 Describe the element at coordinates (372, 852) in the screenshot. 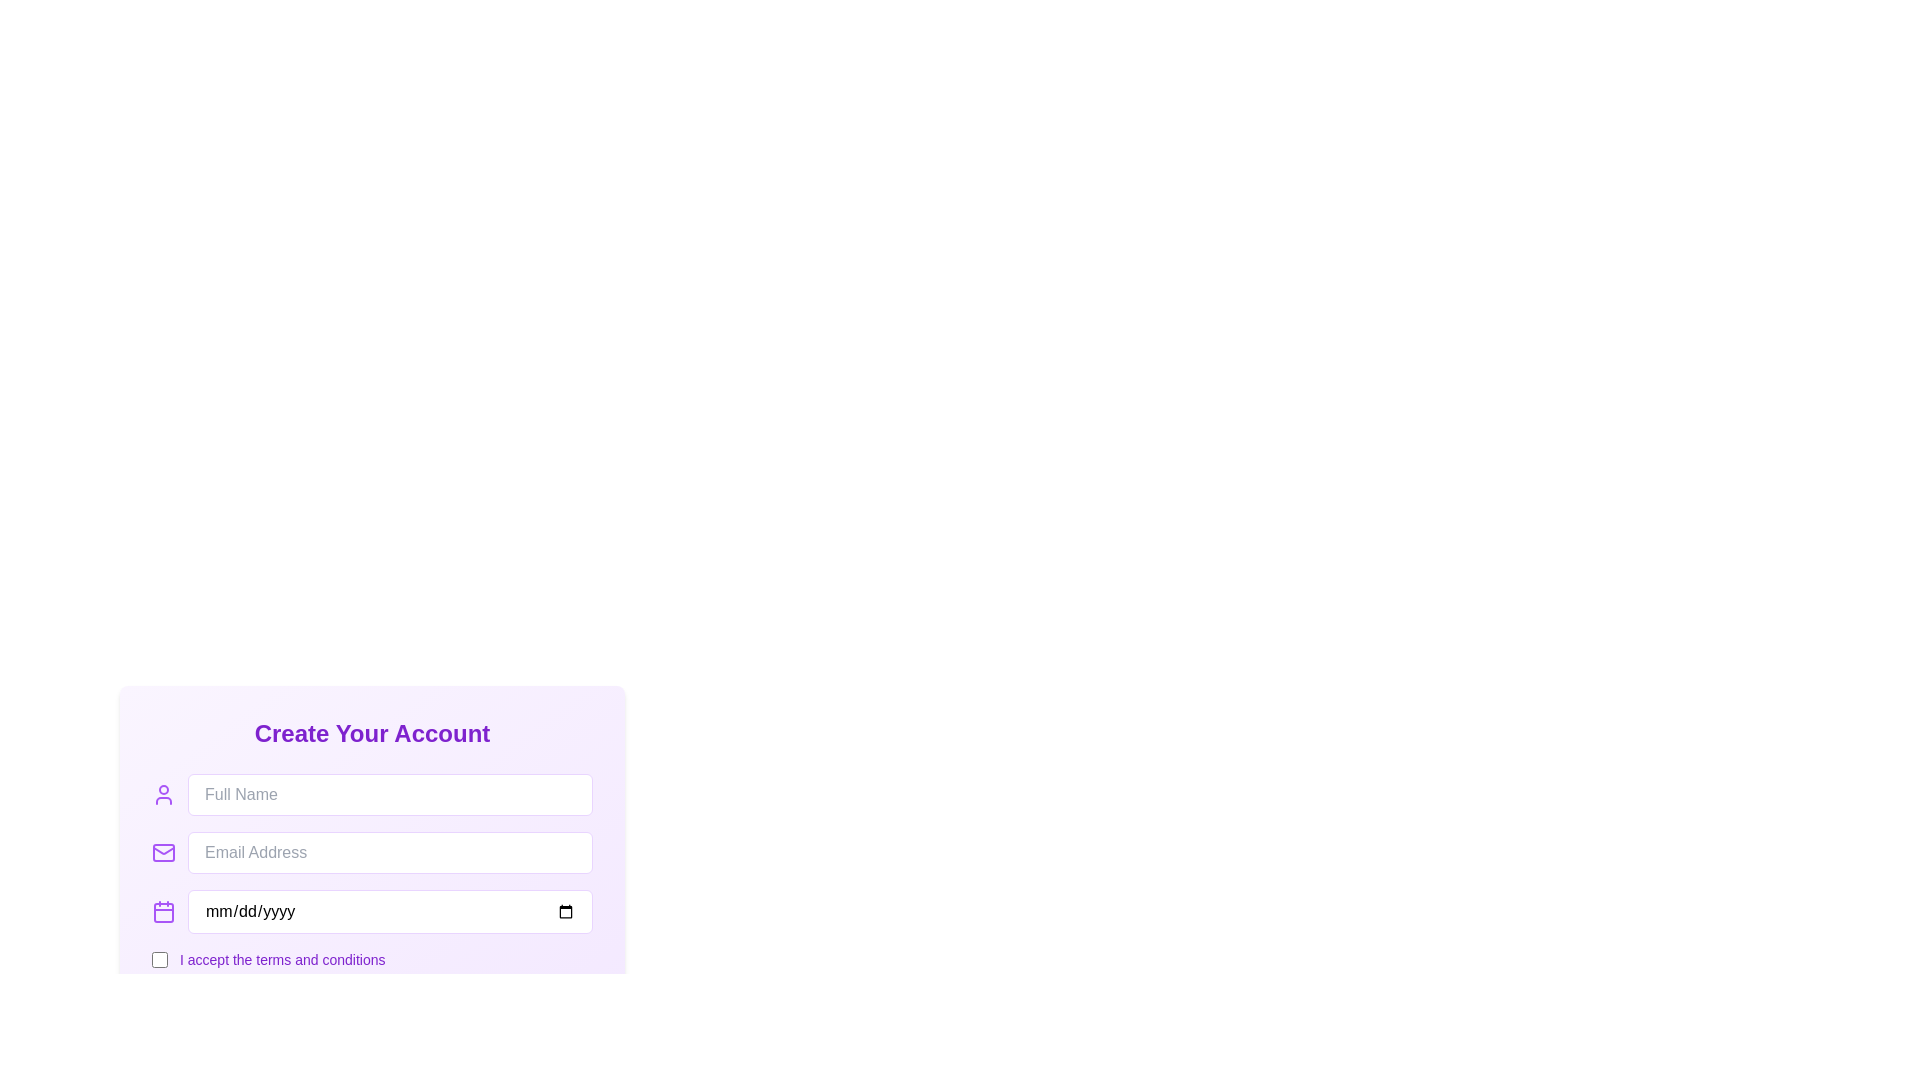

I see `the email input field in the account creation form` at that location.